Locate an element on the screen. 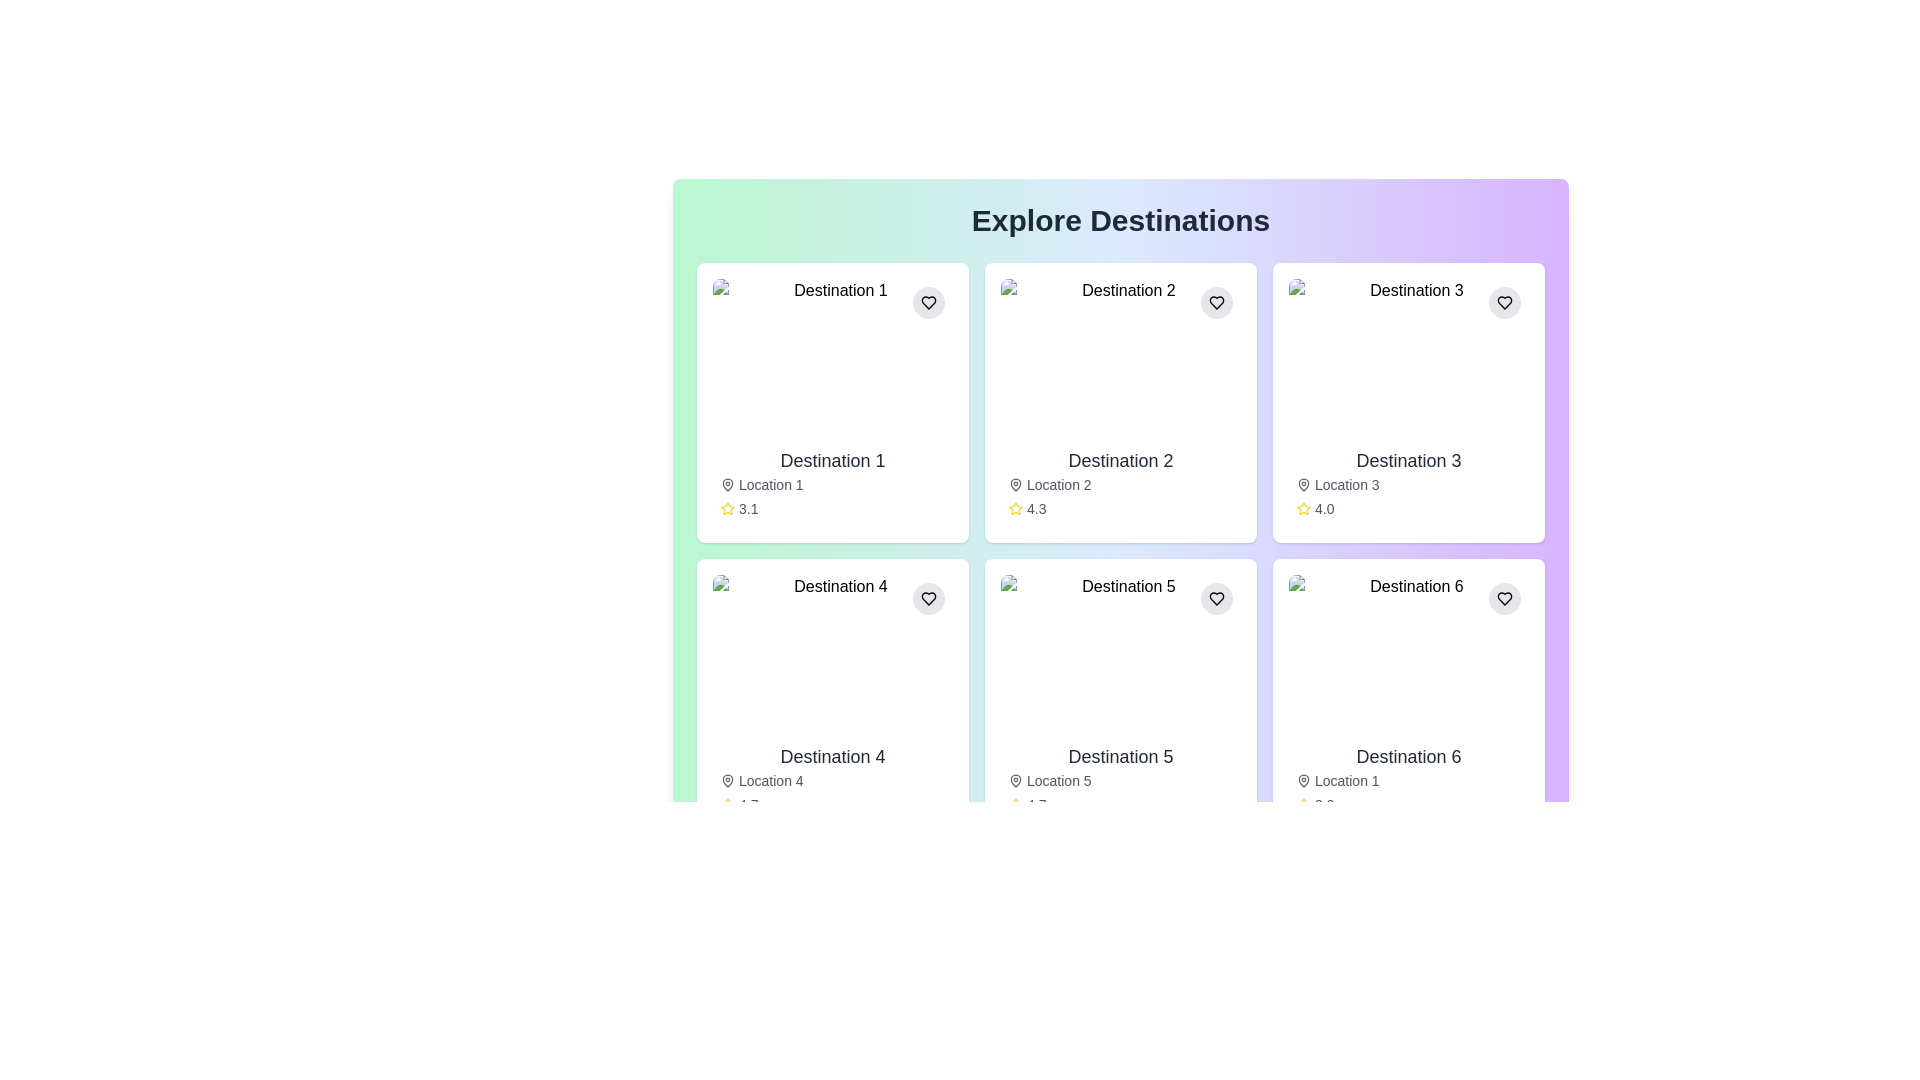 Image resolution: width=1920 pixels, height=1080 pixels. the circular button with a light gray background and a black heart icon in the top-right corner of the 'Destination 2' card to mark it as favorite is located at coordinates (1216, 303).